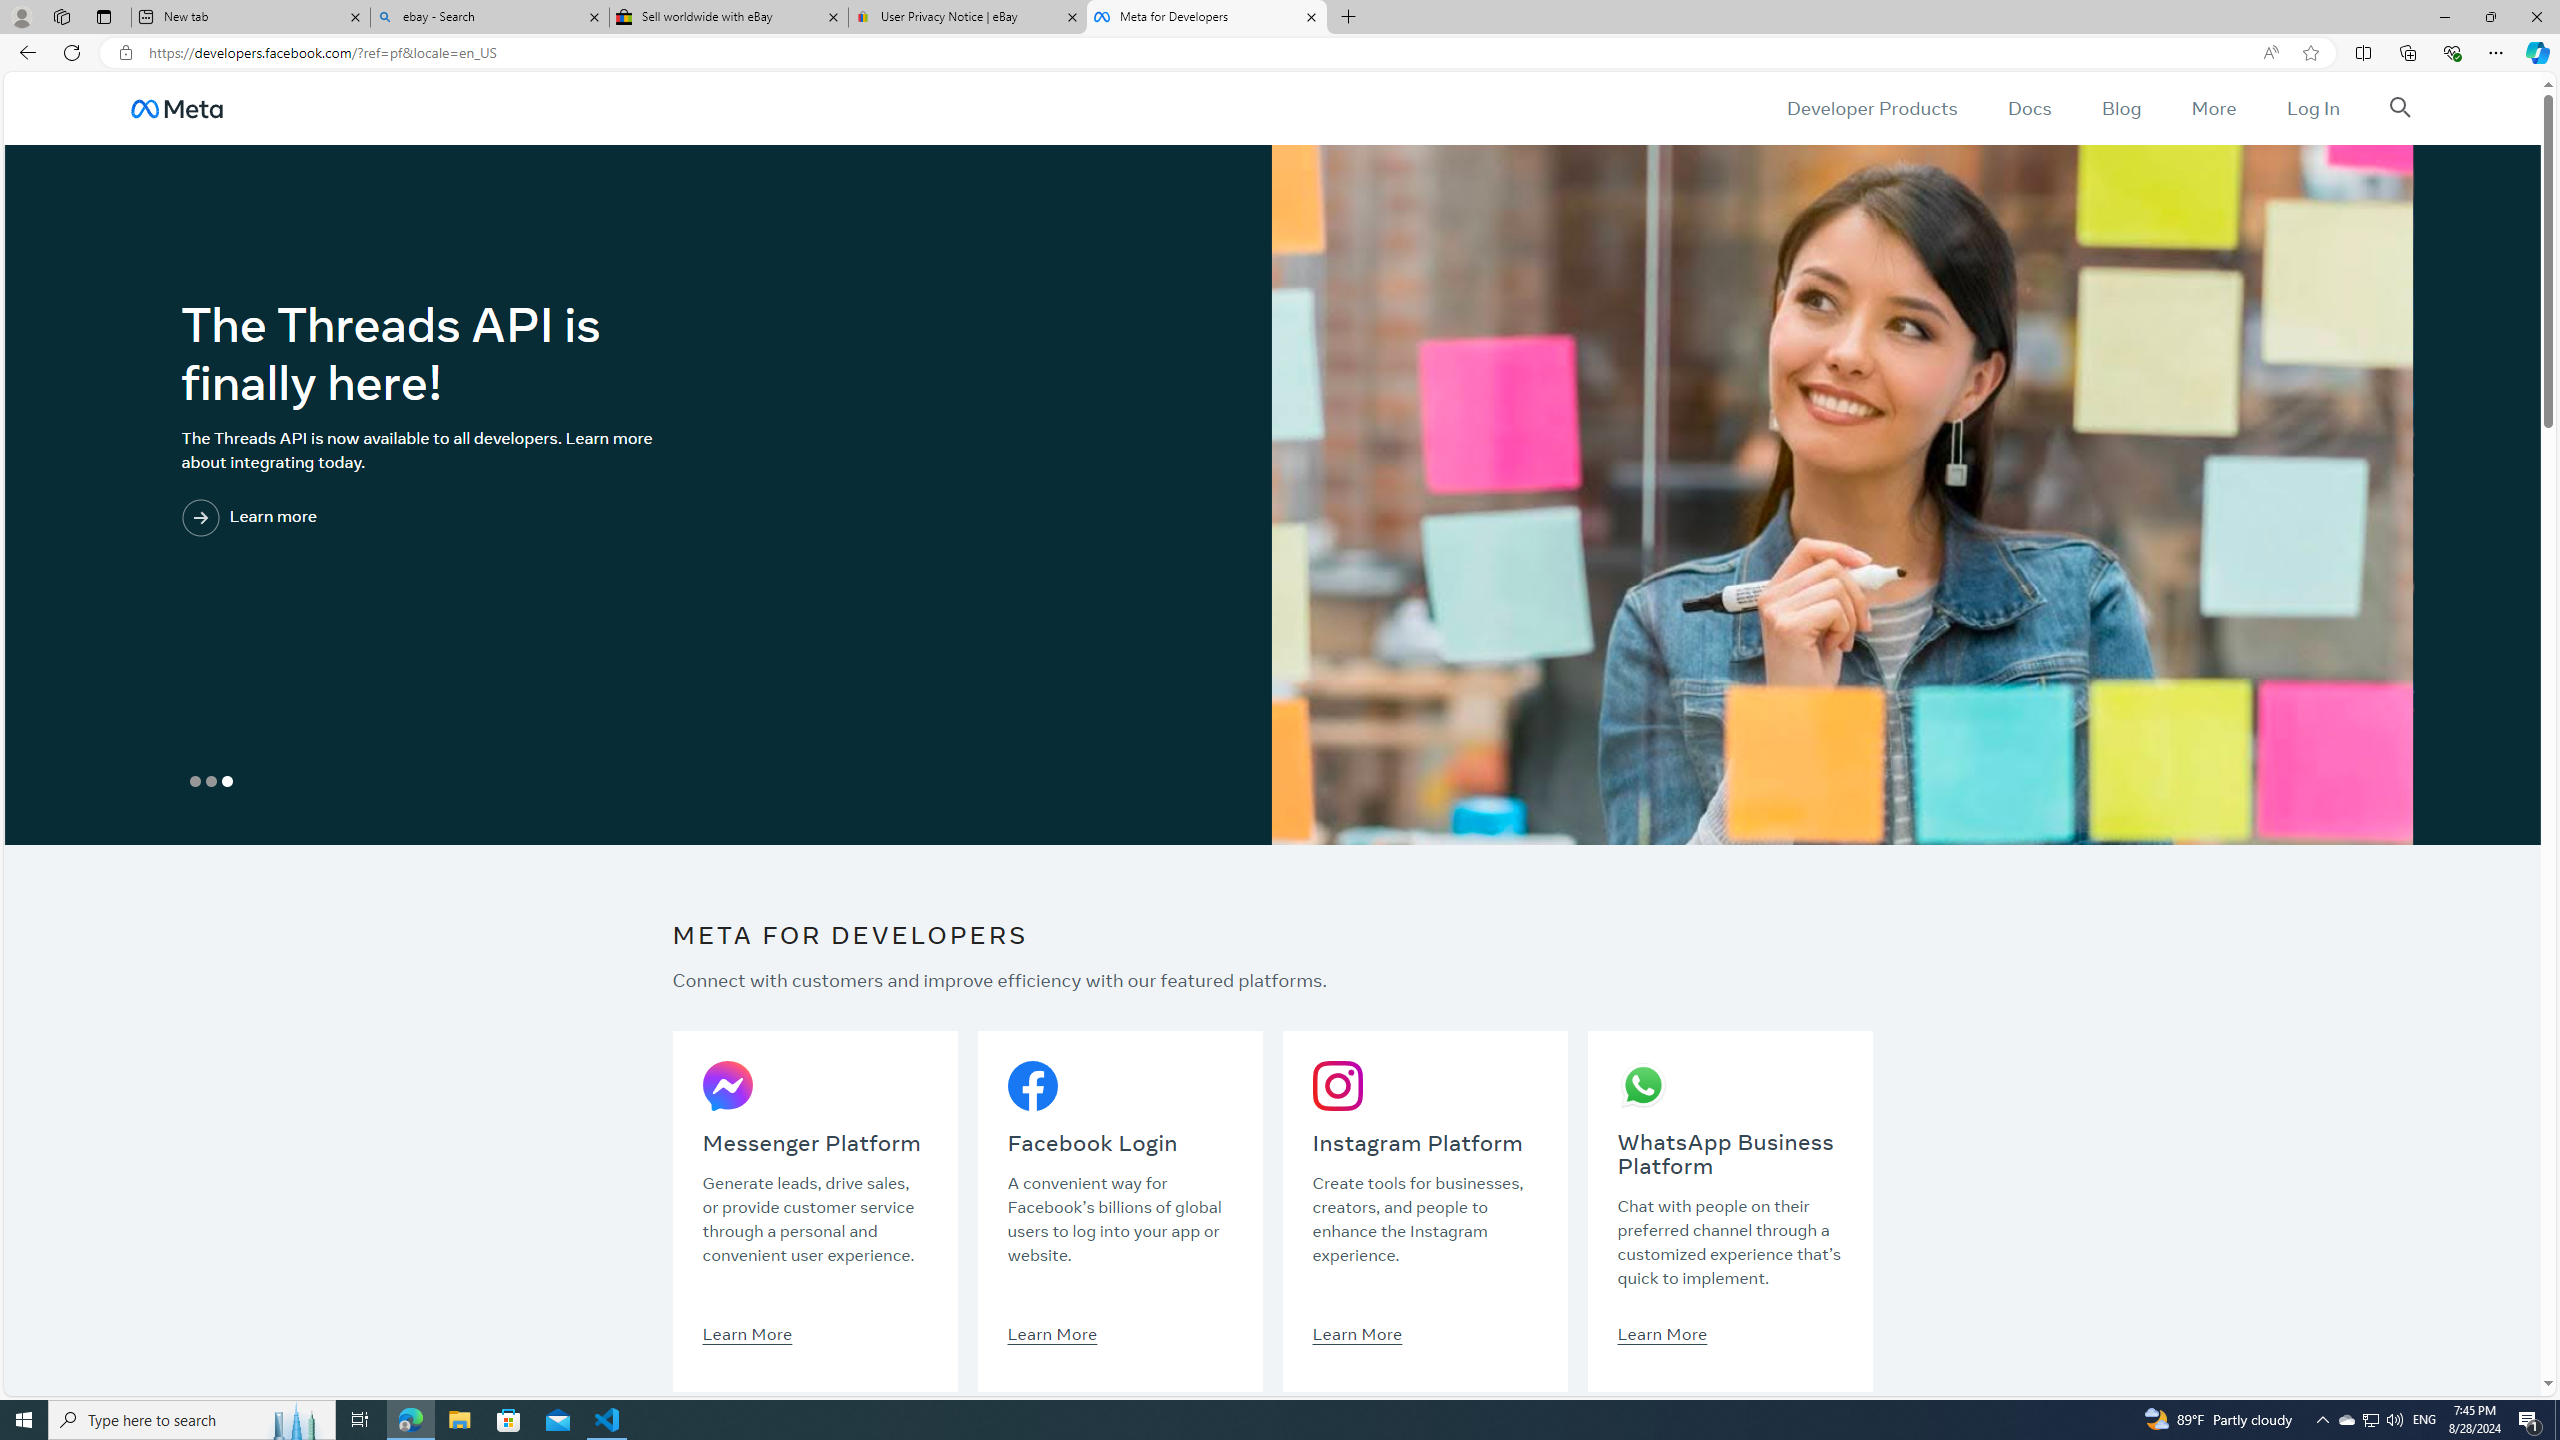 This screenshot has height=1440, width=2560. What do you see at coordinates (966, 16) in the screenshot?
I see `'User Privacy Notice | eBay'` at bounding box center [966, 16].